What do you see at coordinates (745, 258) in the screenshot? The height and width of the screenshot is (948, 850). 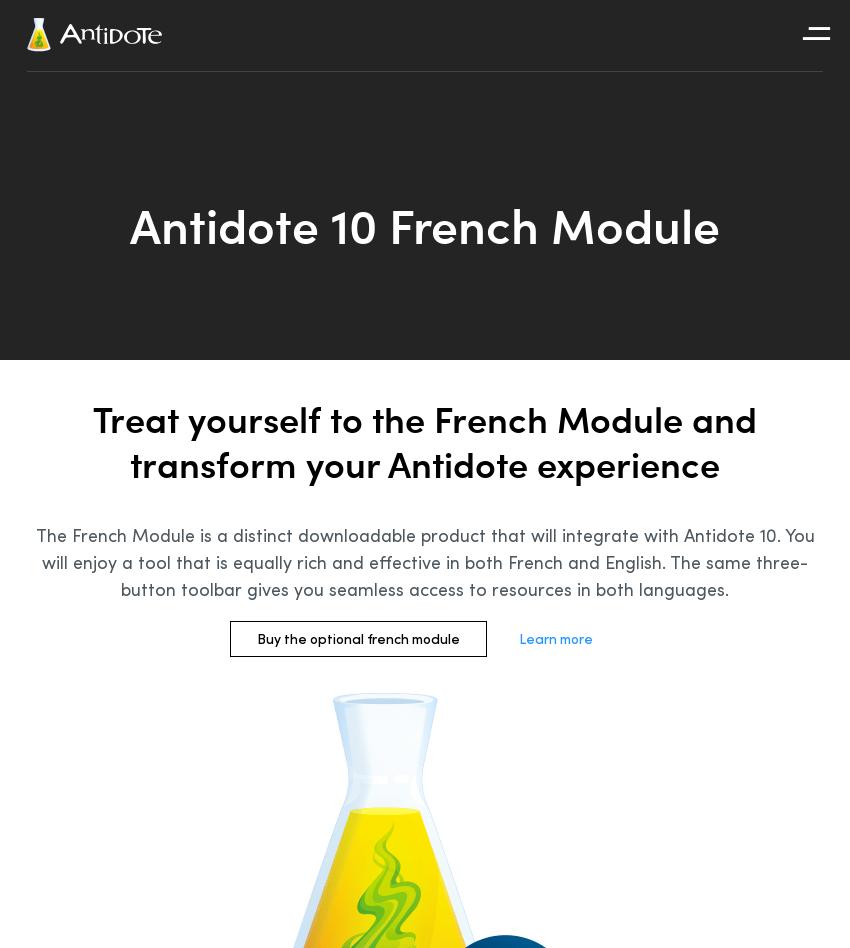 I see `'Relevant links from the corrector and dictionaries'` at bounding box center [745, 258].